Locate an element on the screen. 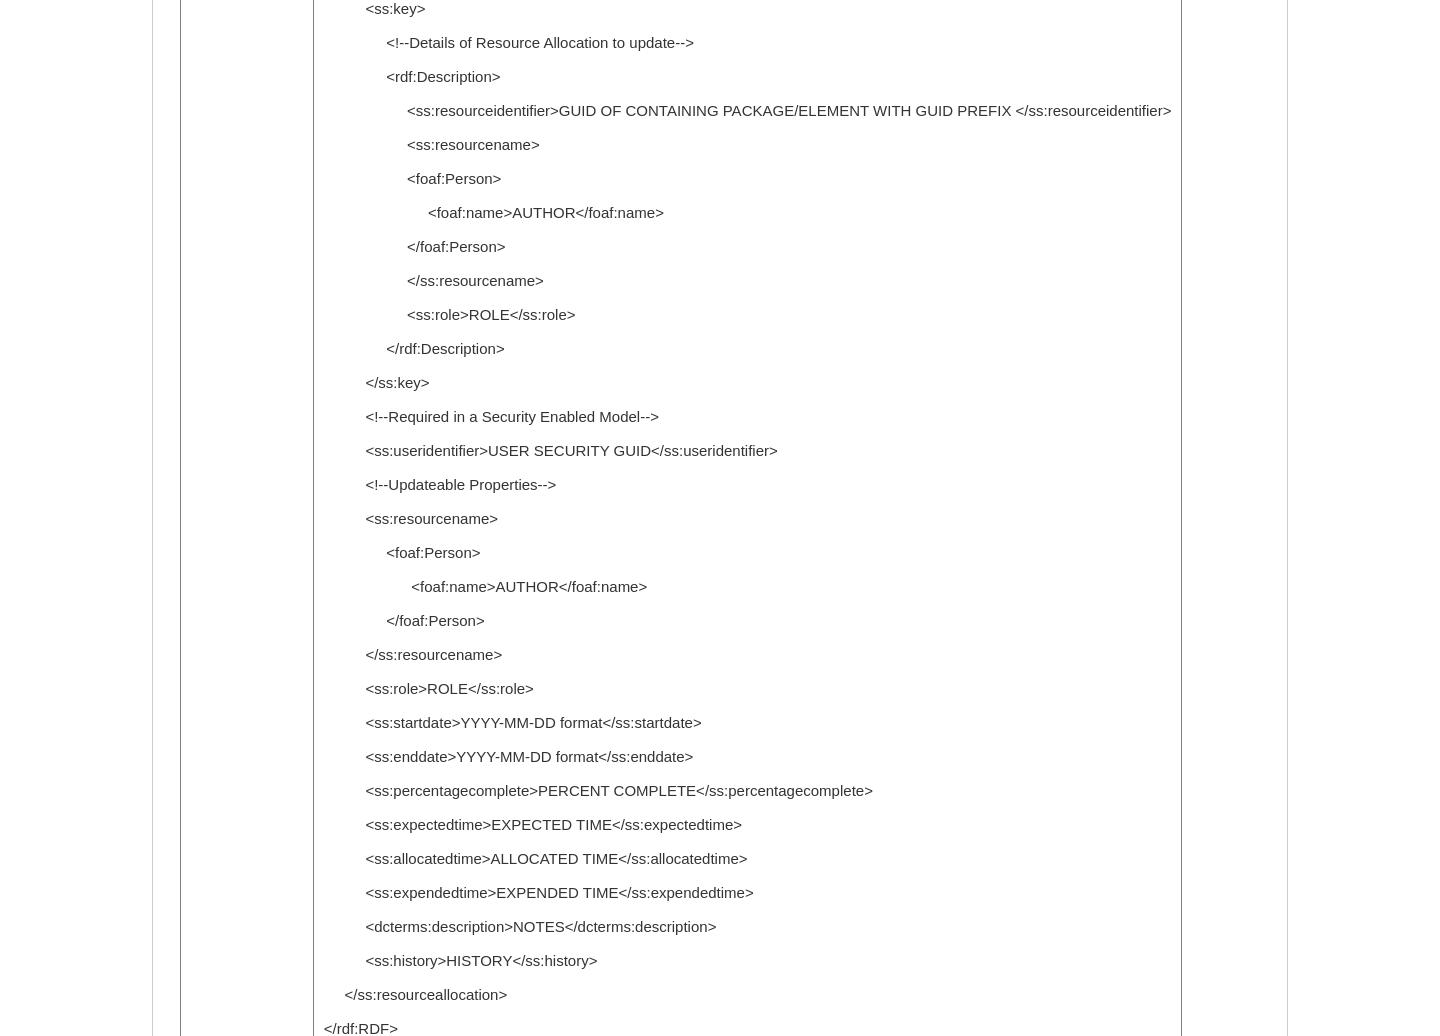 The image size is (1440, 1036). '<ss:allocatedtime>ALLOCATED TIME</ss:allocatedtime>' is located at coordinates (322, 858).